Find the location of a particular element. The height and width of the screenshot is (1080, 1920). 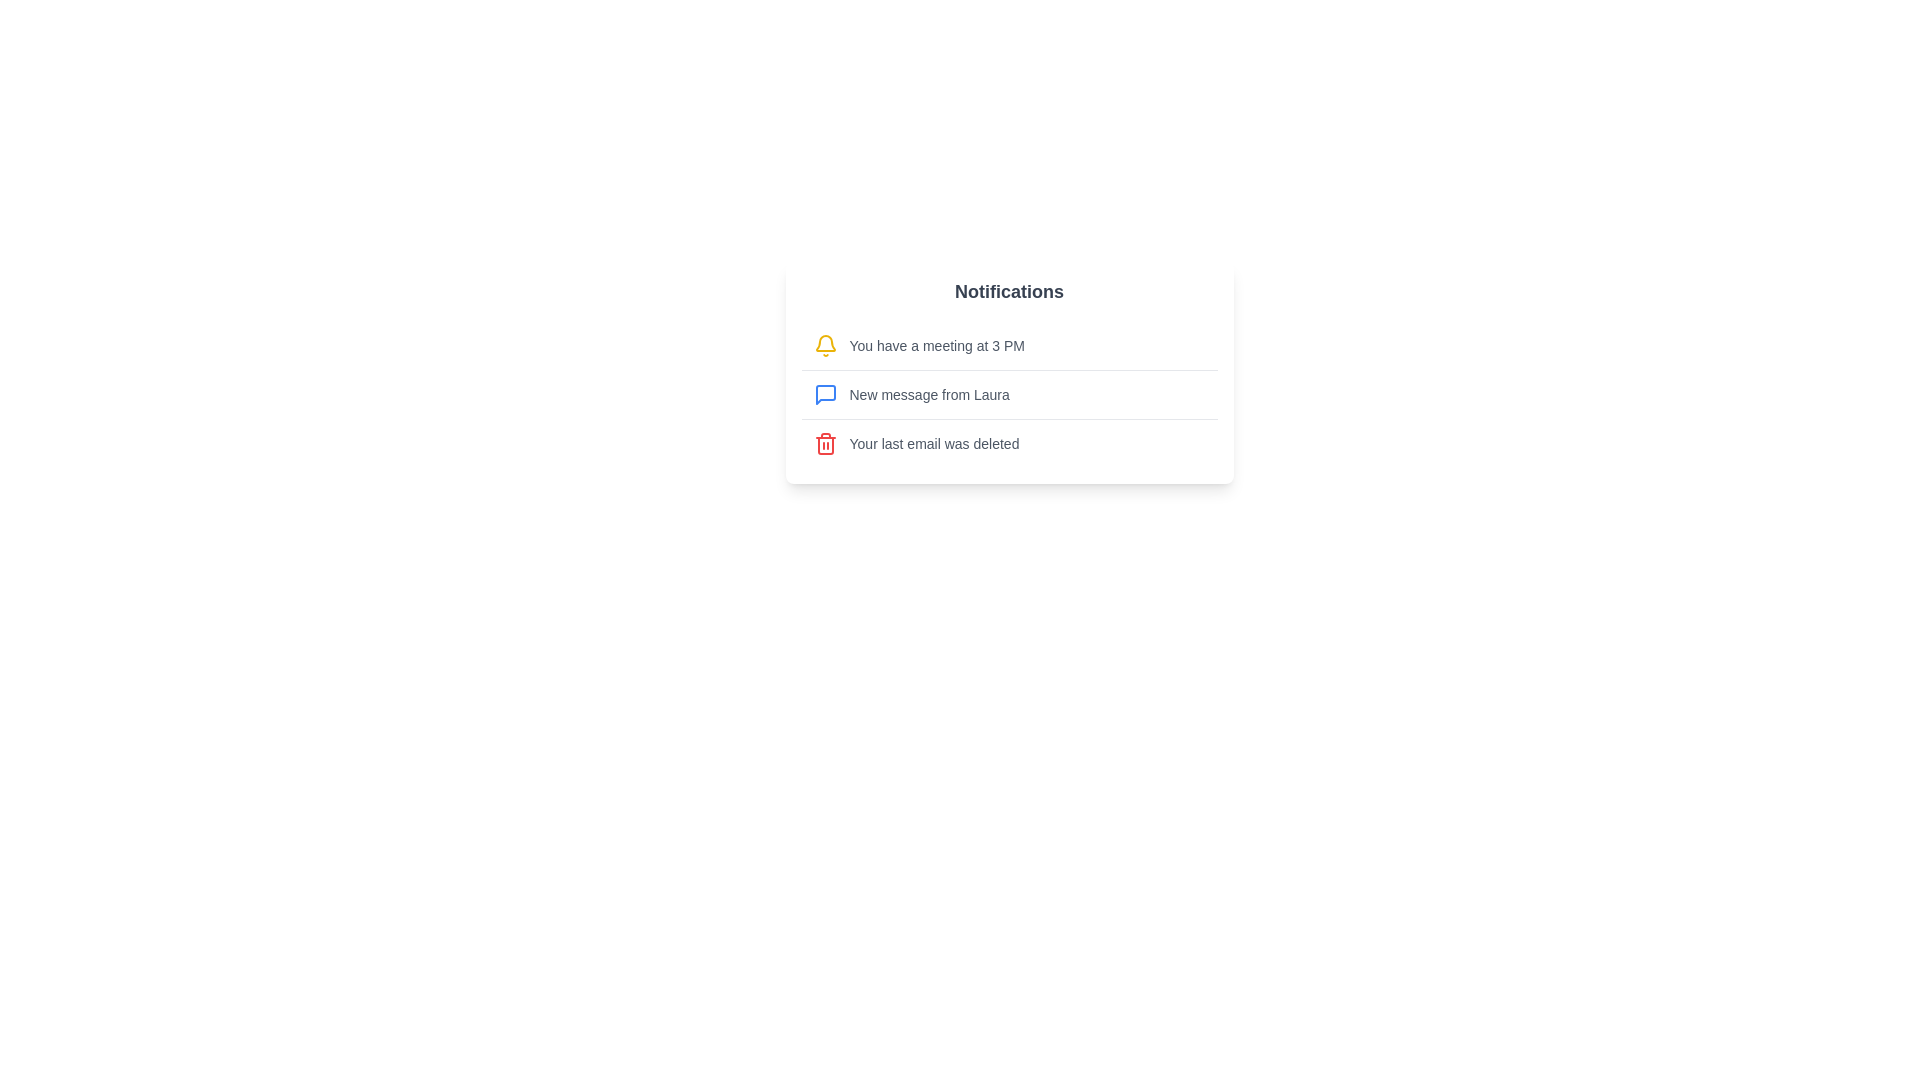

the red outlined trash can vector graphic icon that denotes a delete action, located in the bottom row of the notification list next to the text 'Your last email was deleted' is located at coordinates (825, 445).